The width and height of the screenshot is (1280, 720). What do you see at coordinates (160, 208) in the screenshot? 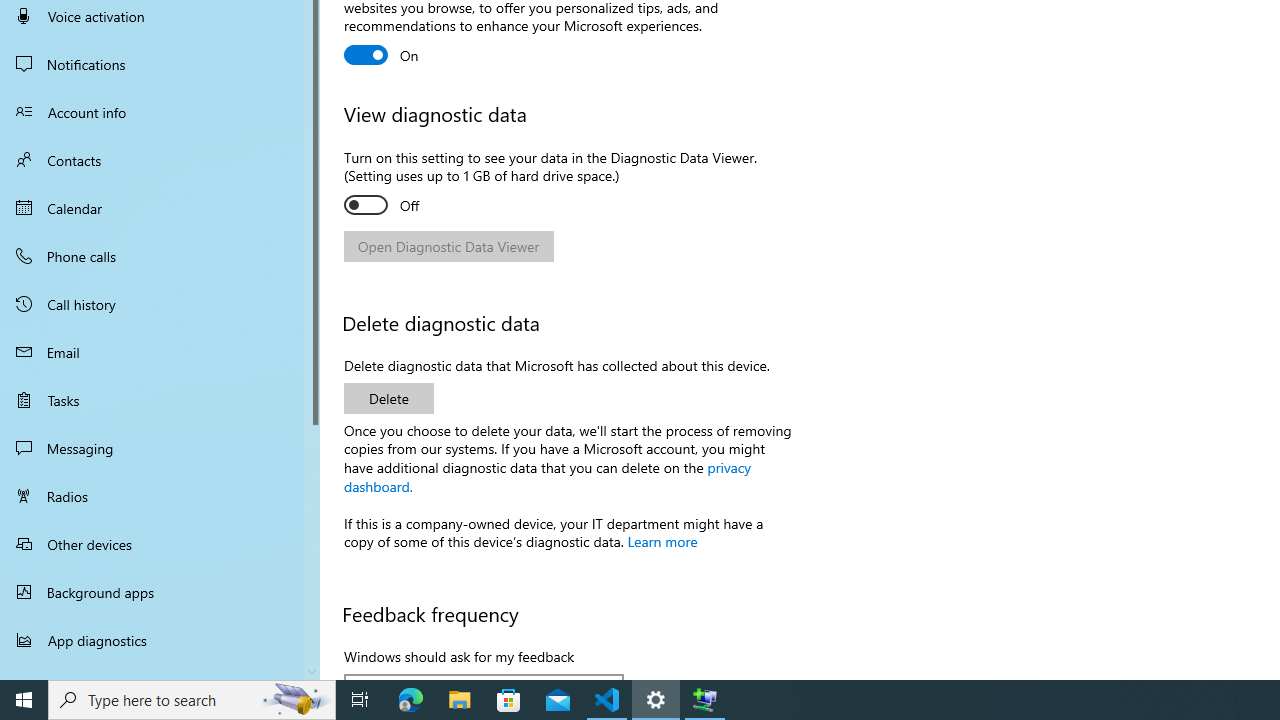
I see `'Calendar'` at bounding box center [160, 208].